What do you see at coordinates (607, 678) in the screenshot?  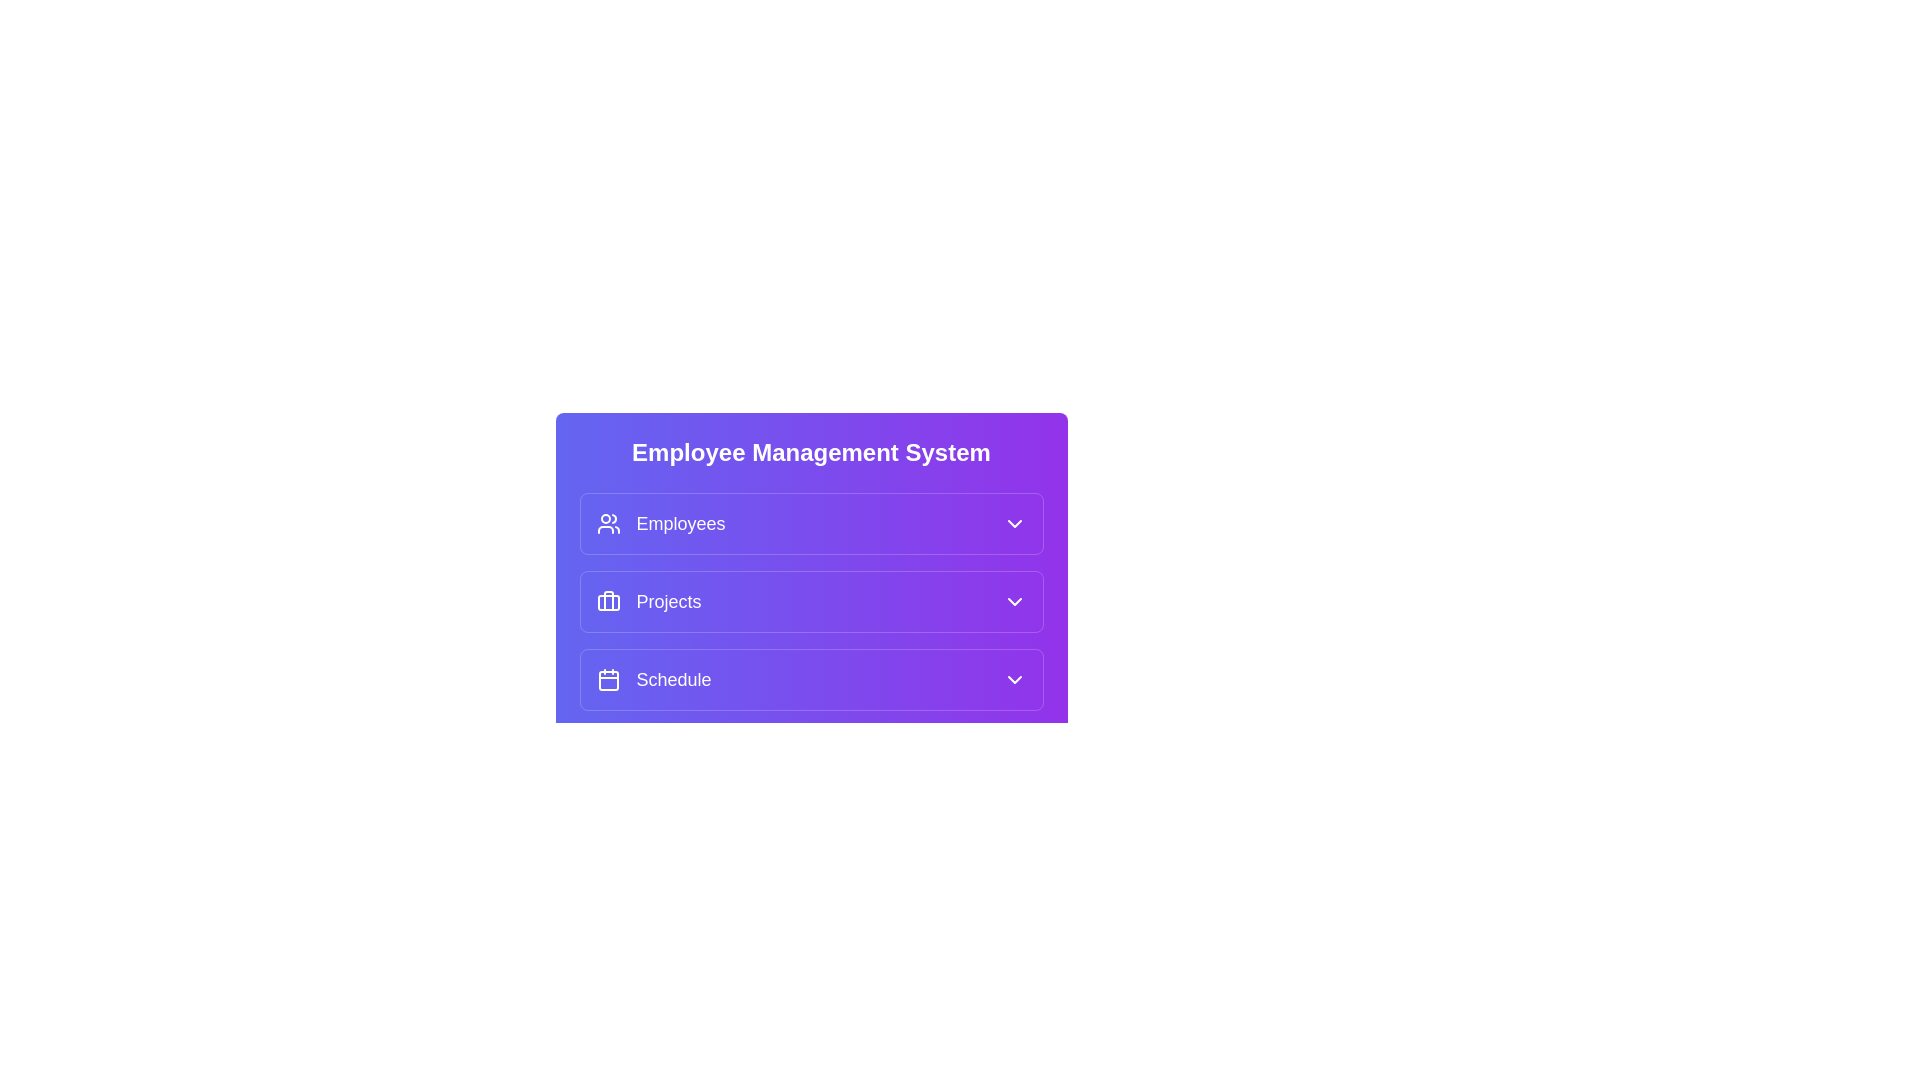 I see `the calendar icon located to the left of the 'Schedule' text in the 'Schedule' menu entry` at bounding box center [607, 678].